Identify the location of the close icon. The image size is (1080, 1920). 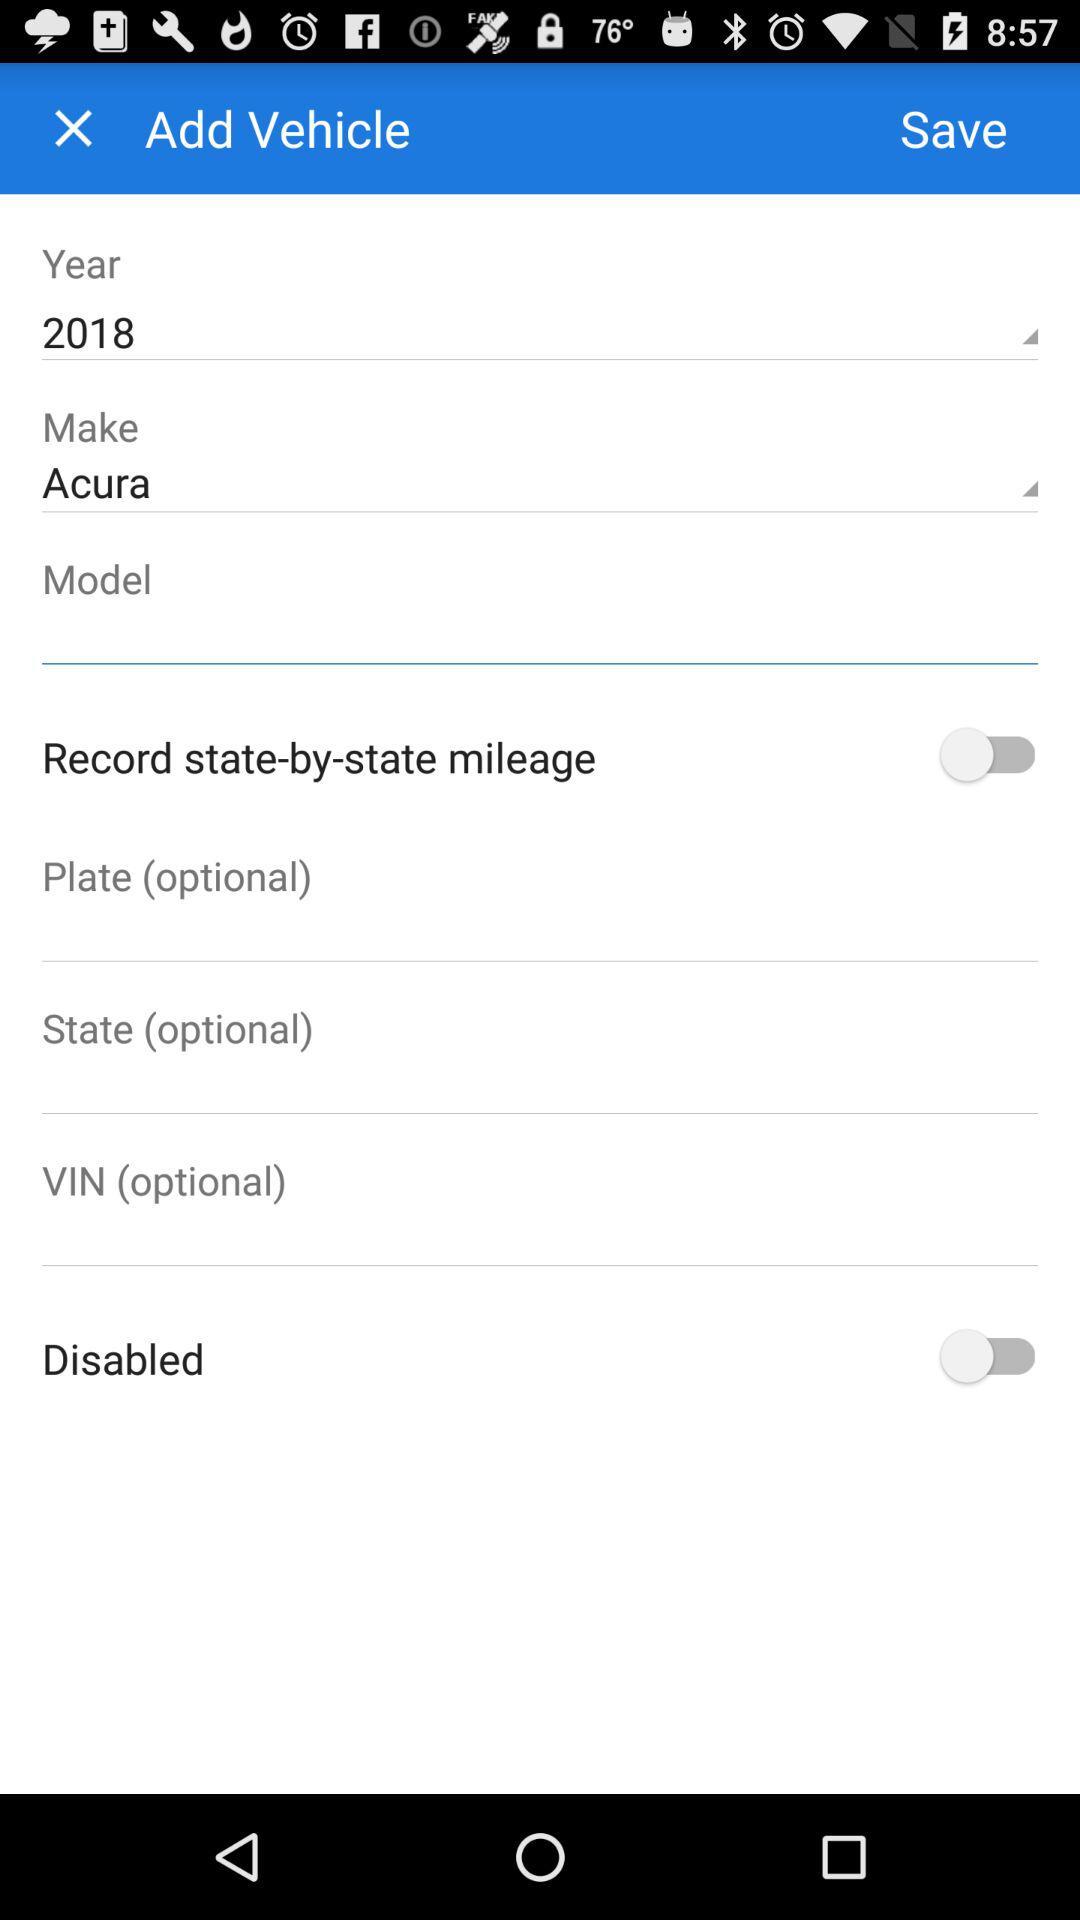
(72, 136).